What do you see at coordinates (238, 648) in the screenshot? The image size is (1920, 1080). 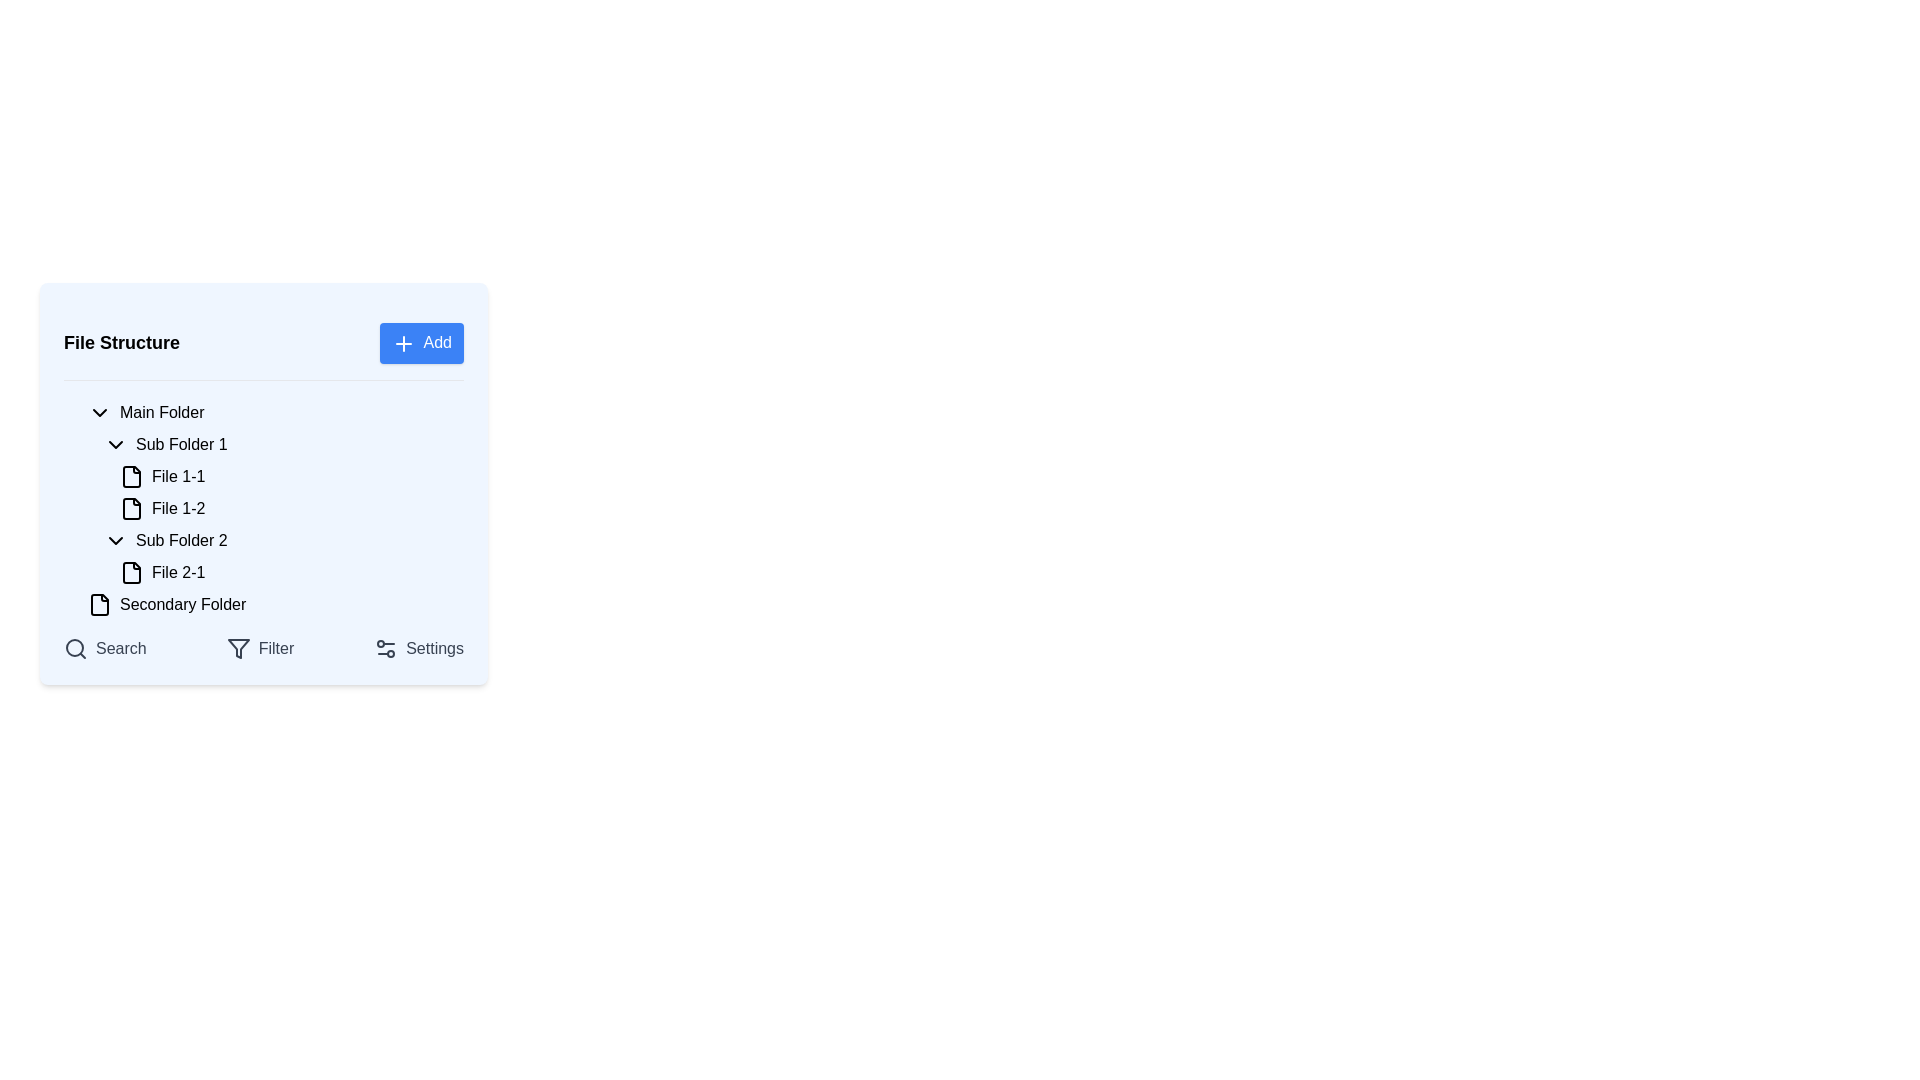 I see `the filter icon, styled as an inverted triangle funnel, located to the left of the 'Filter' text in the bottom navigation menu` at bounding box center [238, 648].